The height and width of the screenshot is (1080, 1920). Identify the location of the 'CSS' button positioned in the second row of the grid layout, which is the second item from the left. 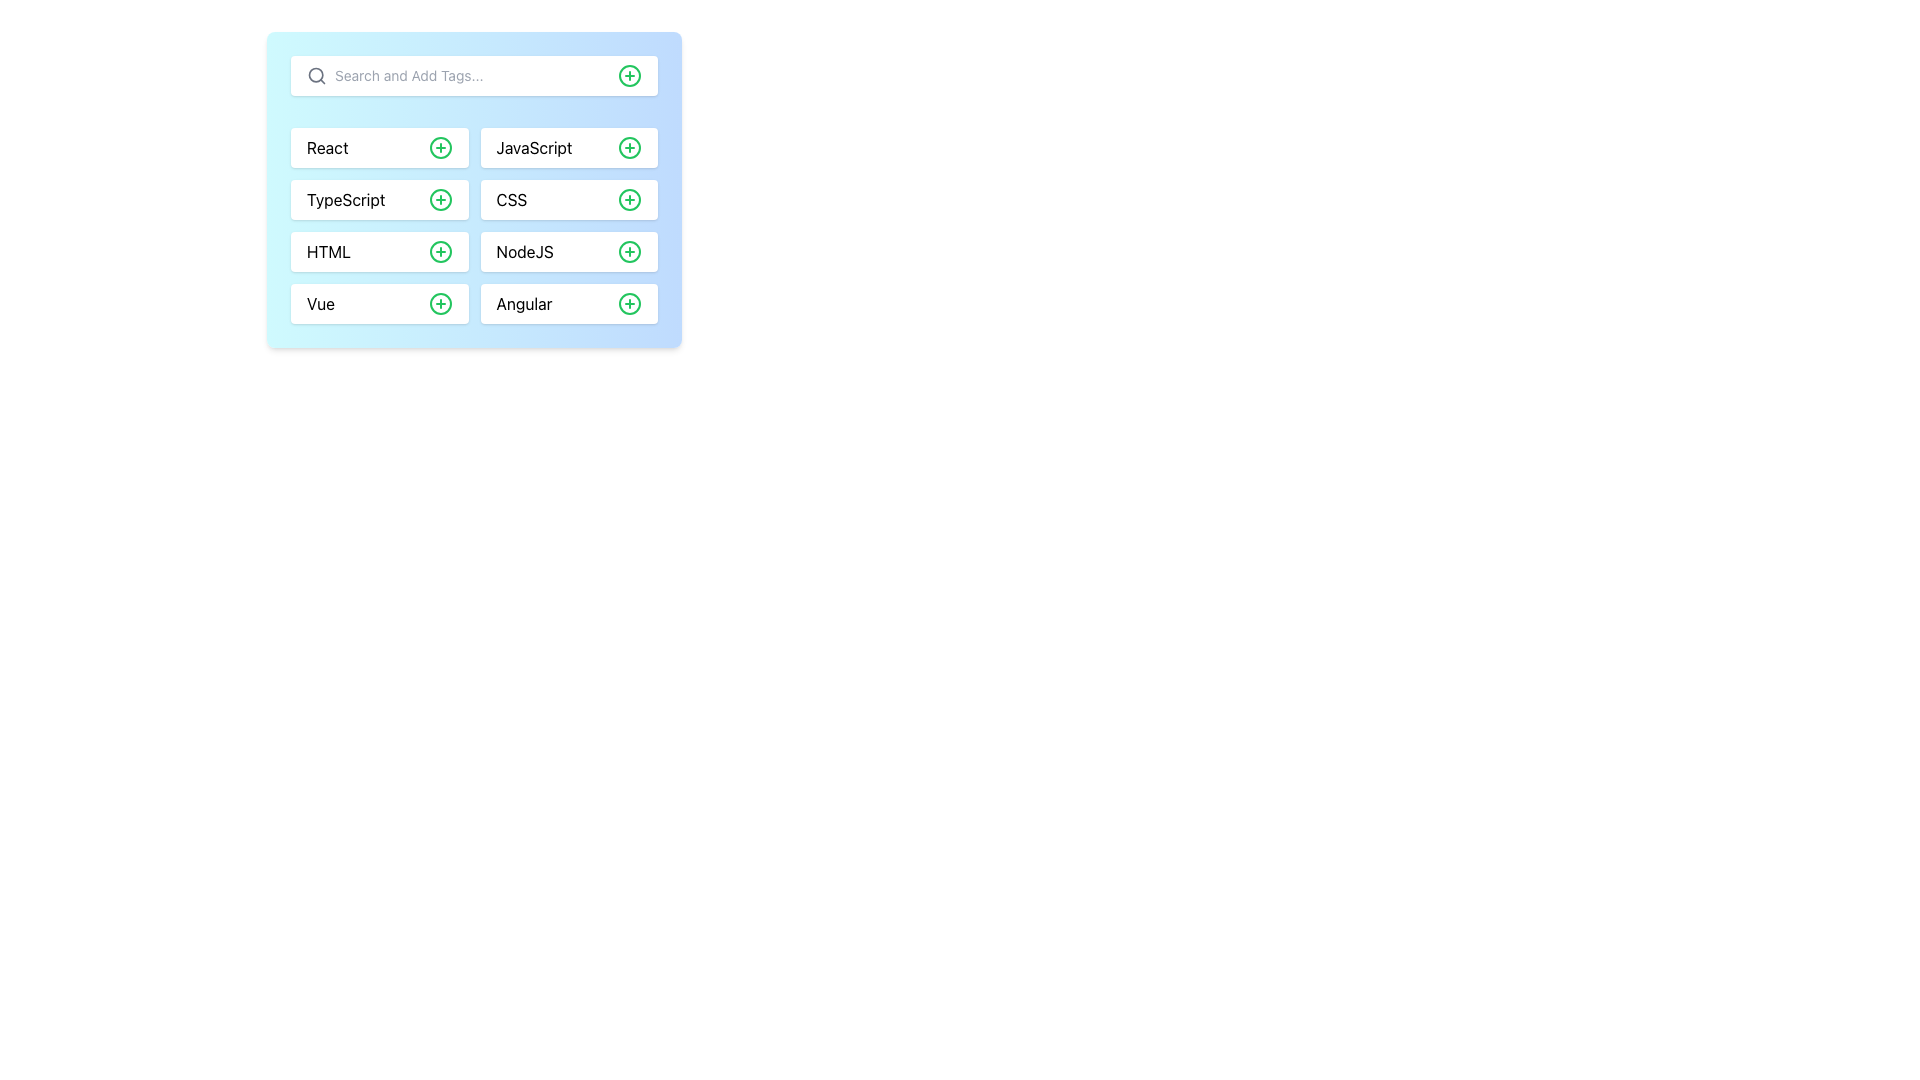
(568, 200).